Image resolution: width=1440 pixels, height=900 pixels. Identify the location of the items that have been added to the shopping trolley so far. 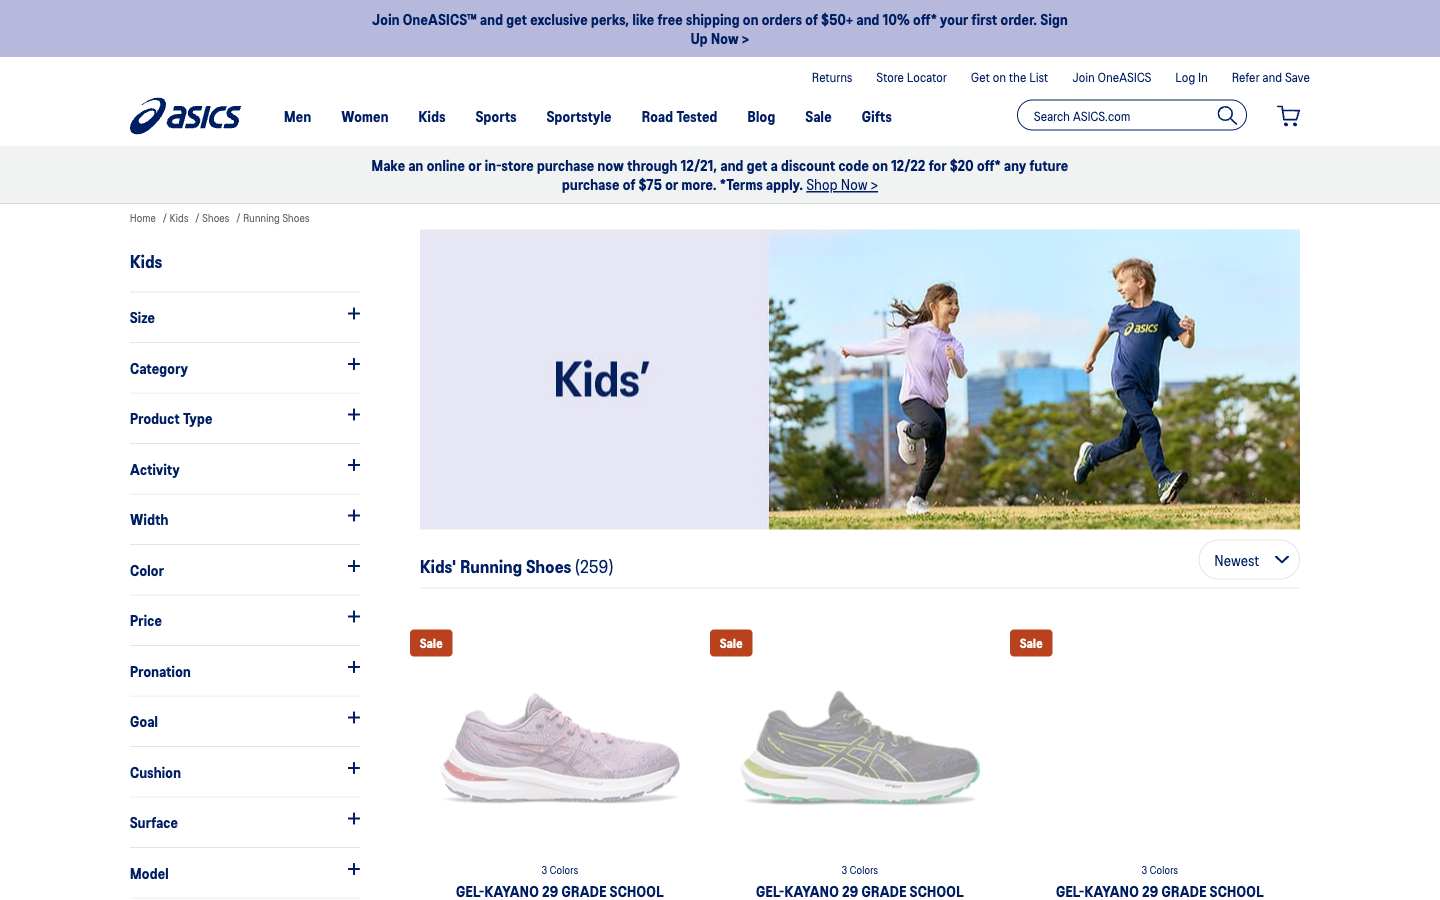
(1288, 116).